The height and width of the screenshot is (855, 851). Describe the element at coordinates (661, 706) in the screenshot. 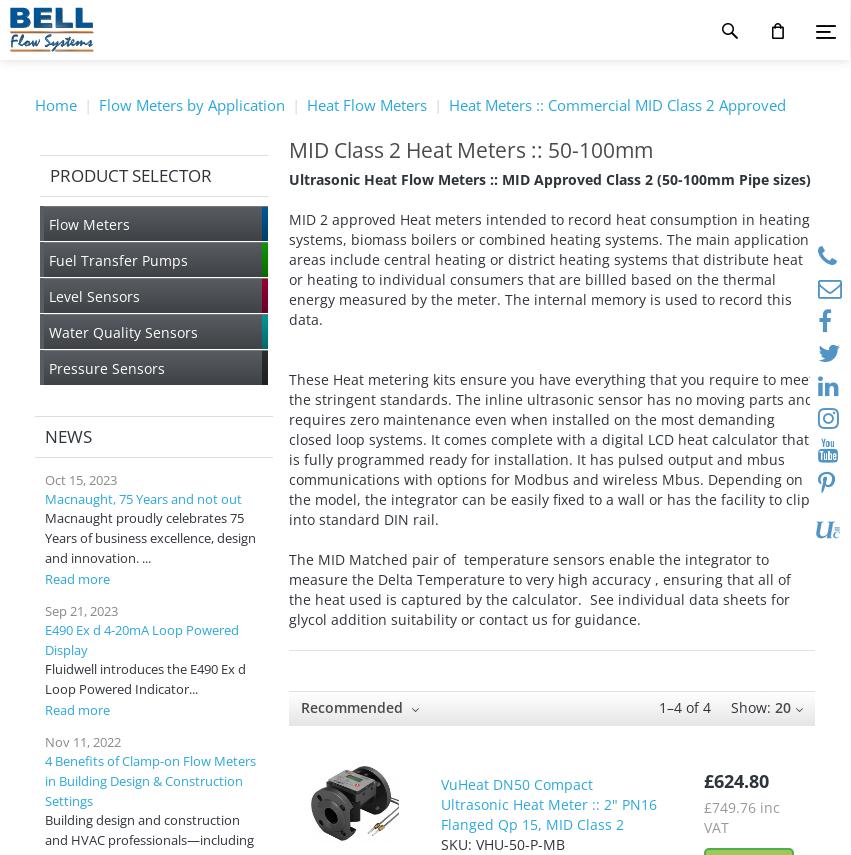

I see `'1'` at that location.